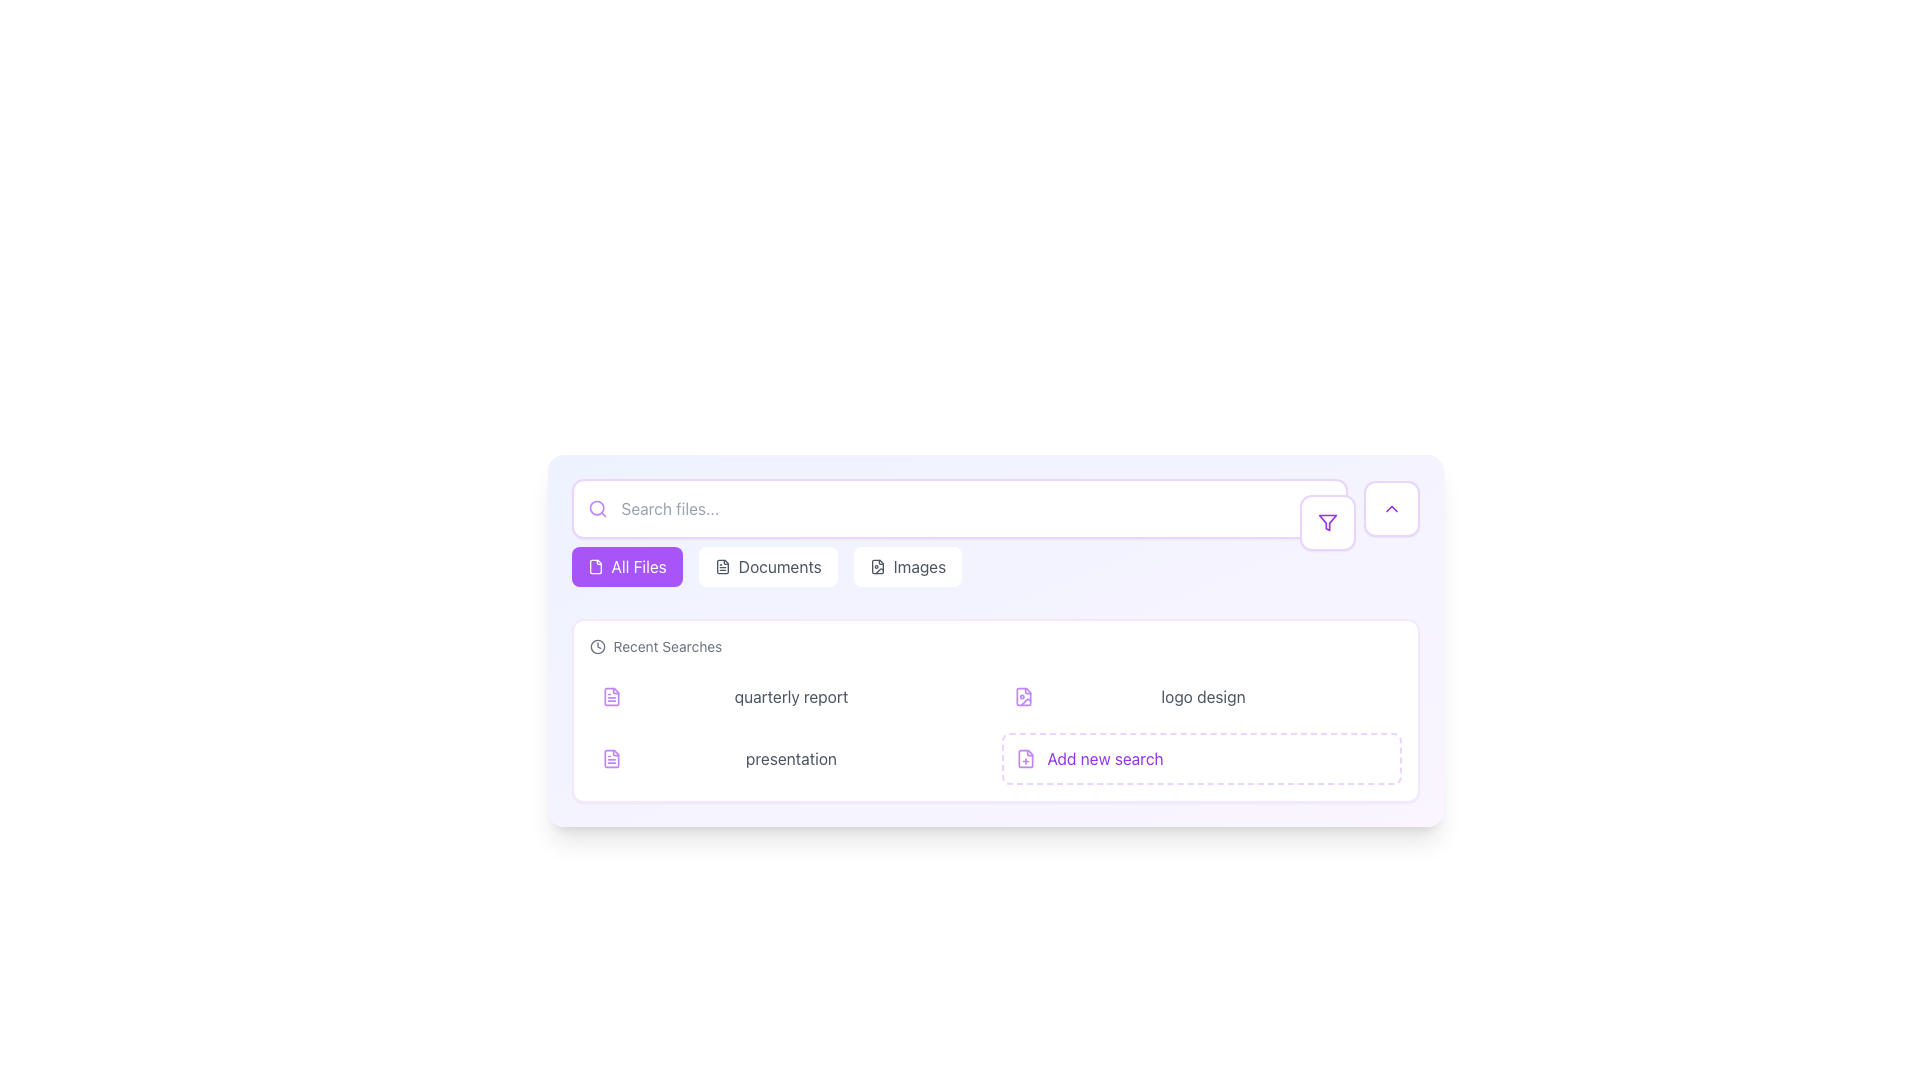 The width and height of the screenshot is (1920, 1080). I want to click on the static text label displaying 'logo design', located in the bottom-right section of the interface, positioned between a purple icon and a gray 'close' icon, so click(1202, 696).